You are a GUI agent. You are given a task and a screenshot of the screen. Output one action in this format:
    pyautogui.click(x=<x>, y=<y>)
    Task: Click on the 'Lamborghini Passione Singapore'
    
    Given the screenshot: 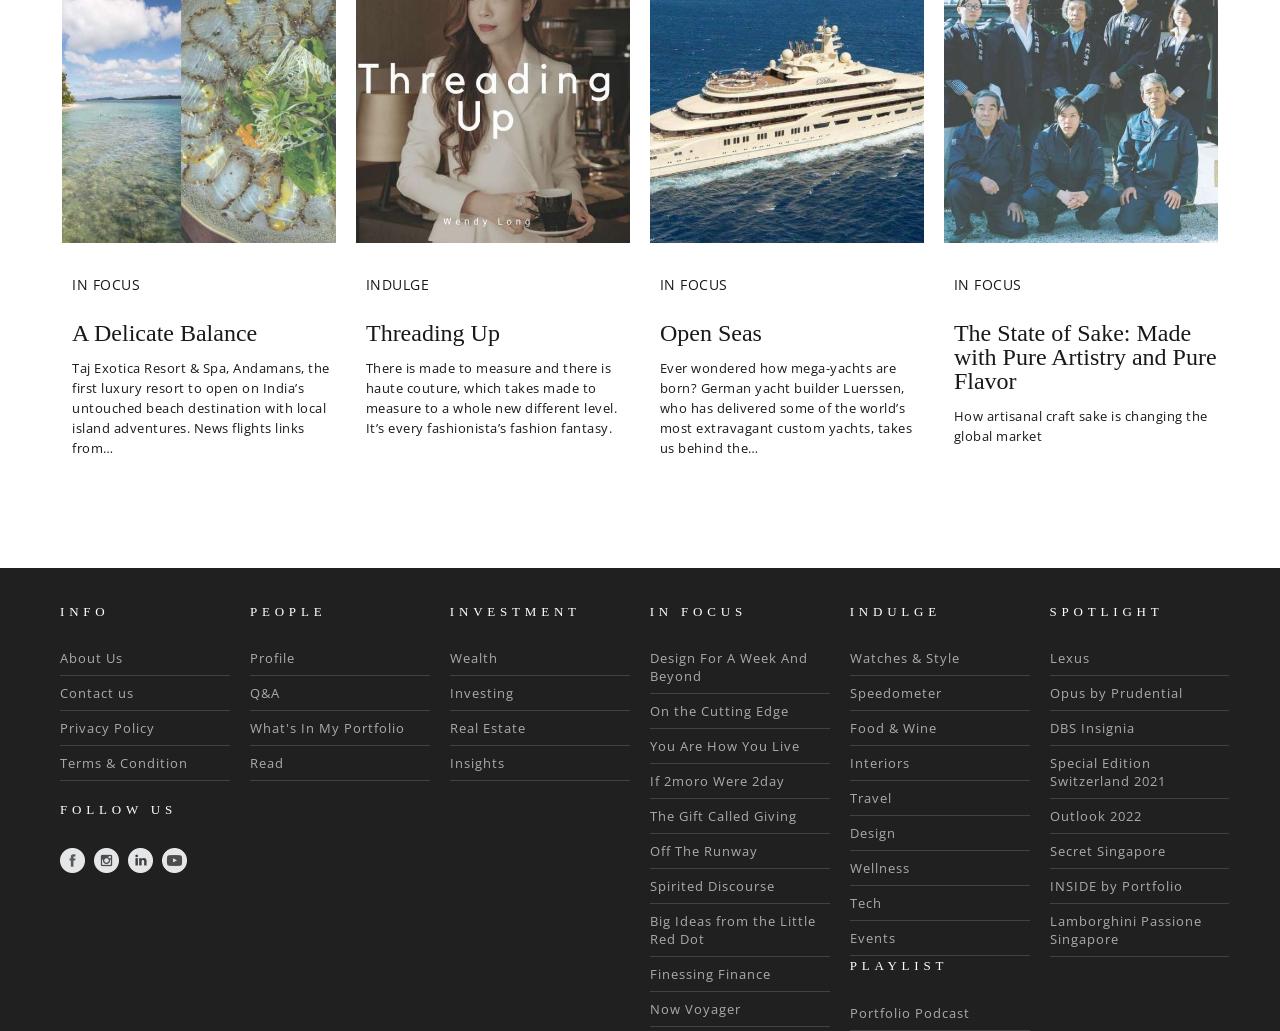 What is the action you would take?
    pyautogui.click(x=1124, y=928)
    